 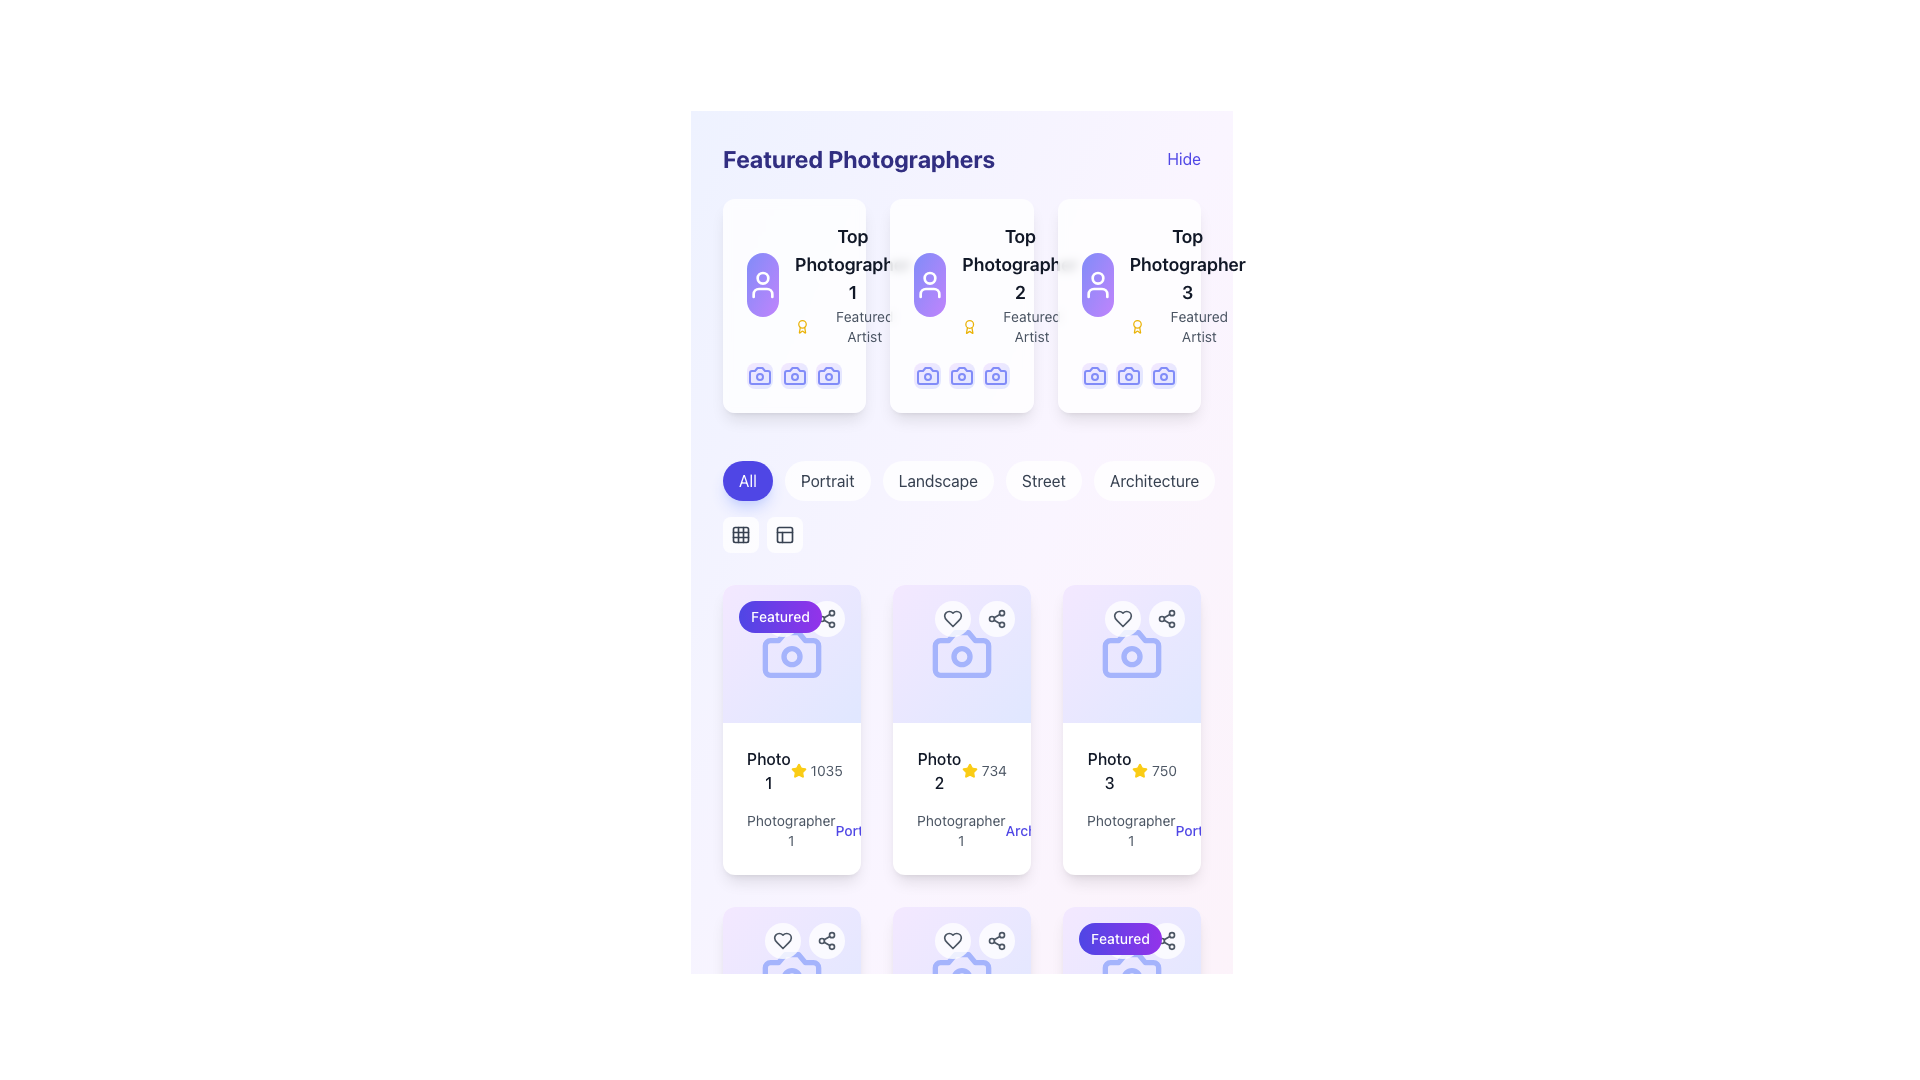 What do you see at coordinates (762, 277) in the screenshot?
I see `the Circle element that represents the head of a user icon in the upper component of the user icon inside the leftmost card of the 'Featured Photographers' section` at bounding box center [762, 277].